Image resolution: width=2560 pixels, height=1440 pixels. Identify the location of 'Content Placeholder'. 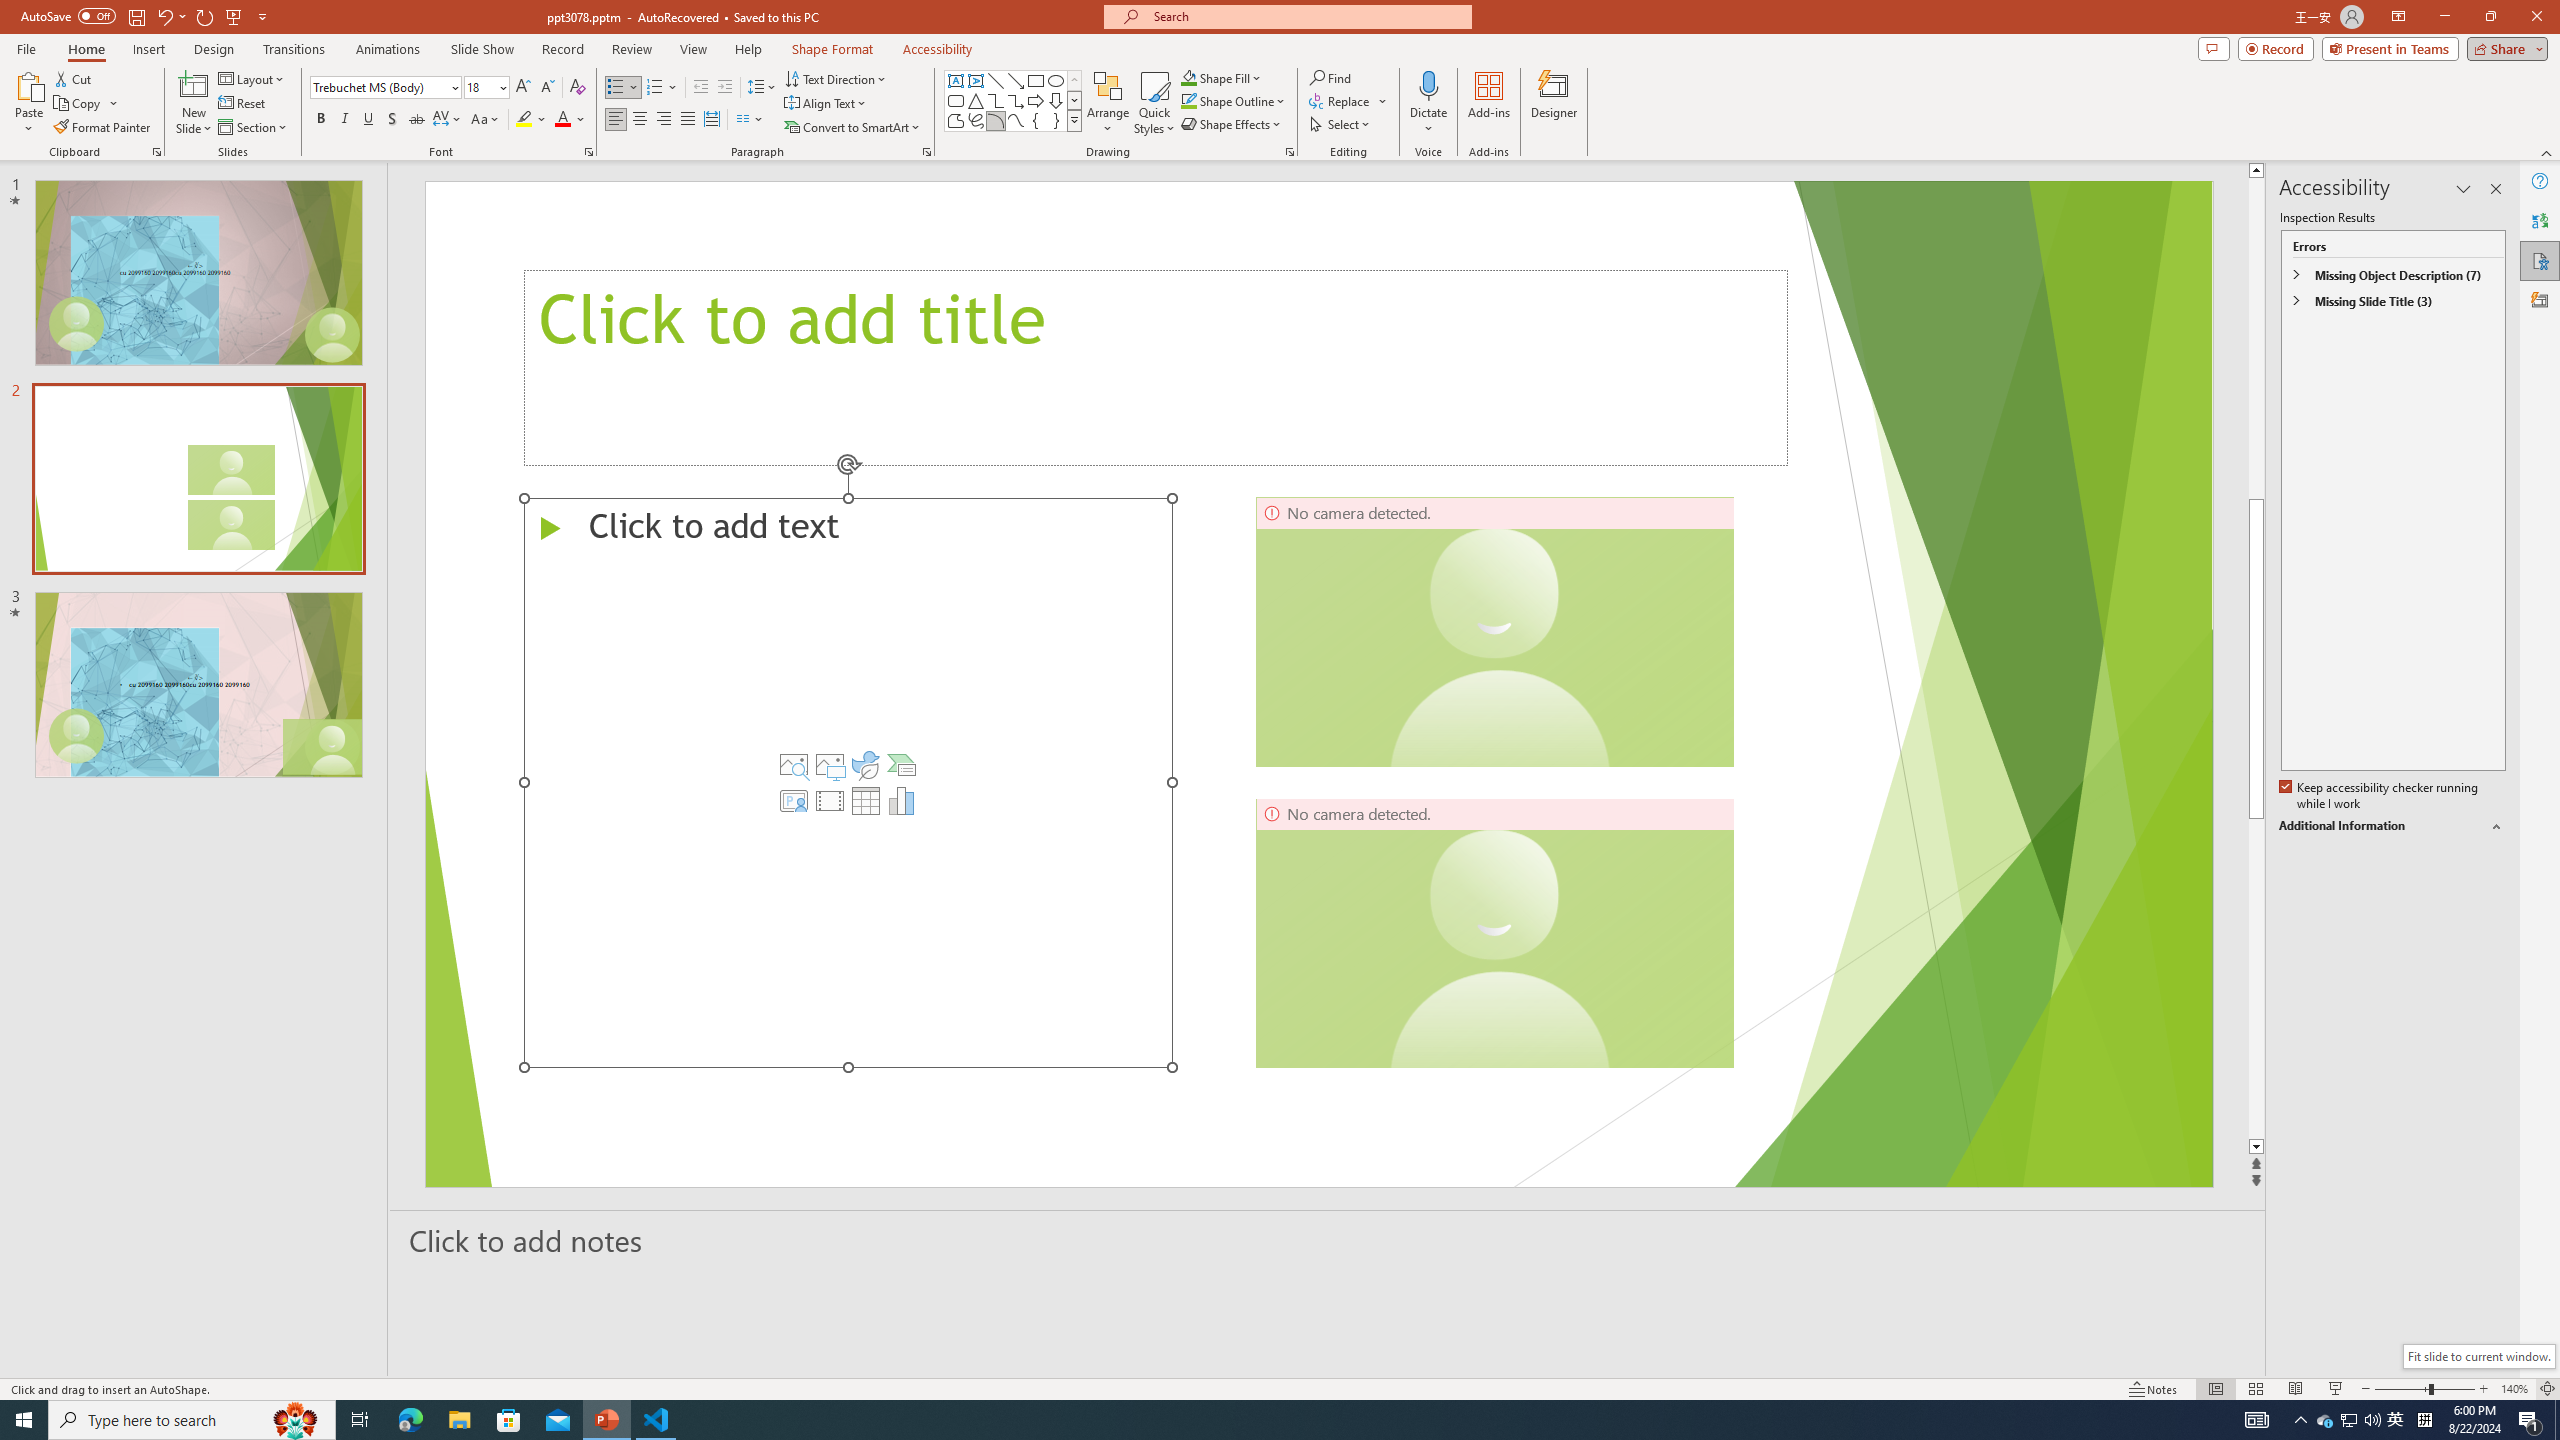
(847, 782).